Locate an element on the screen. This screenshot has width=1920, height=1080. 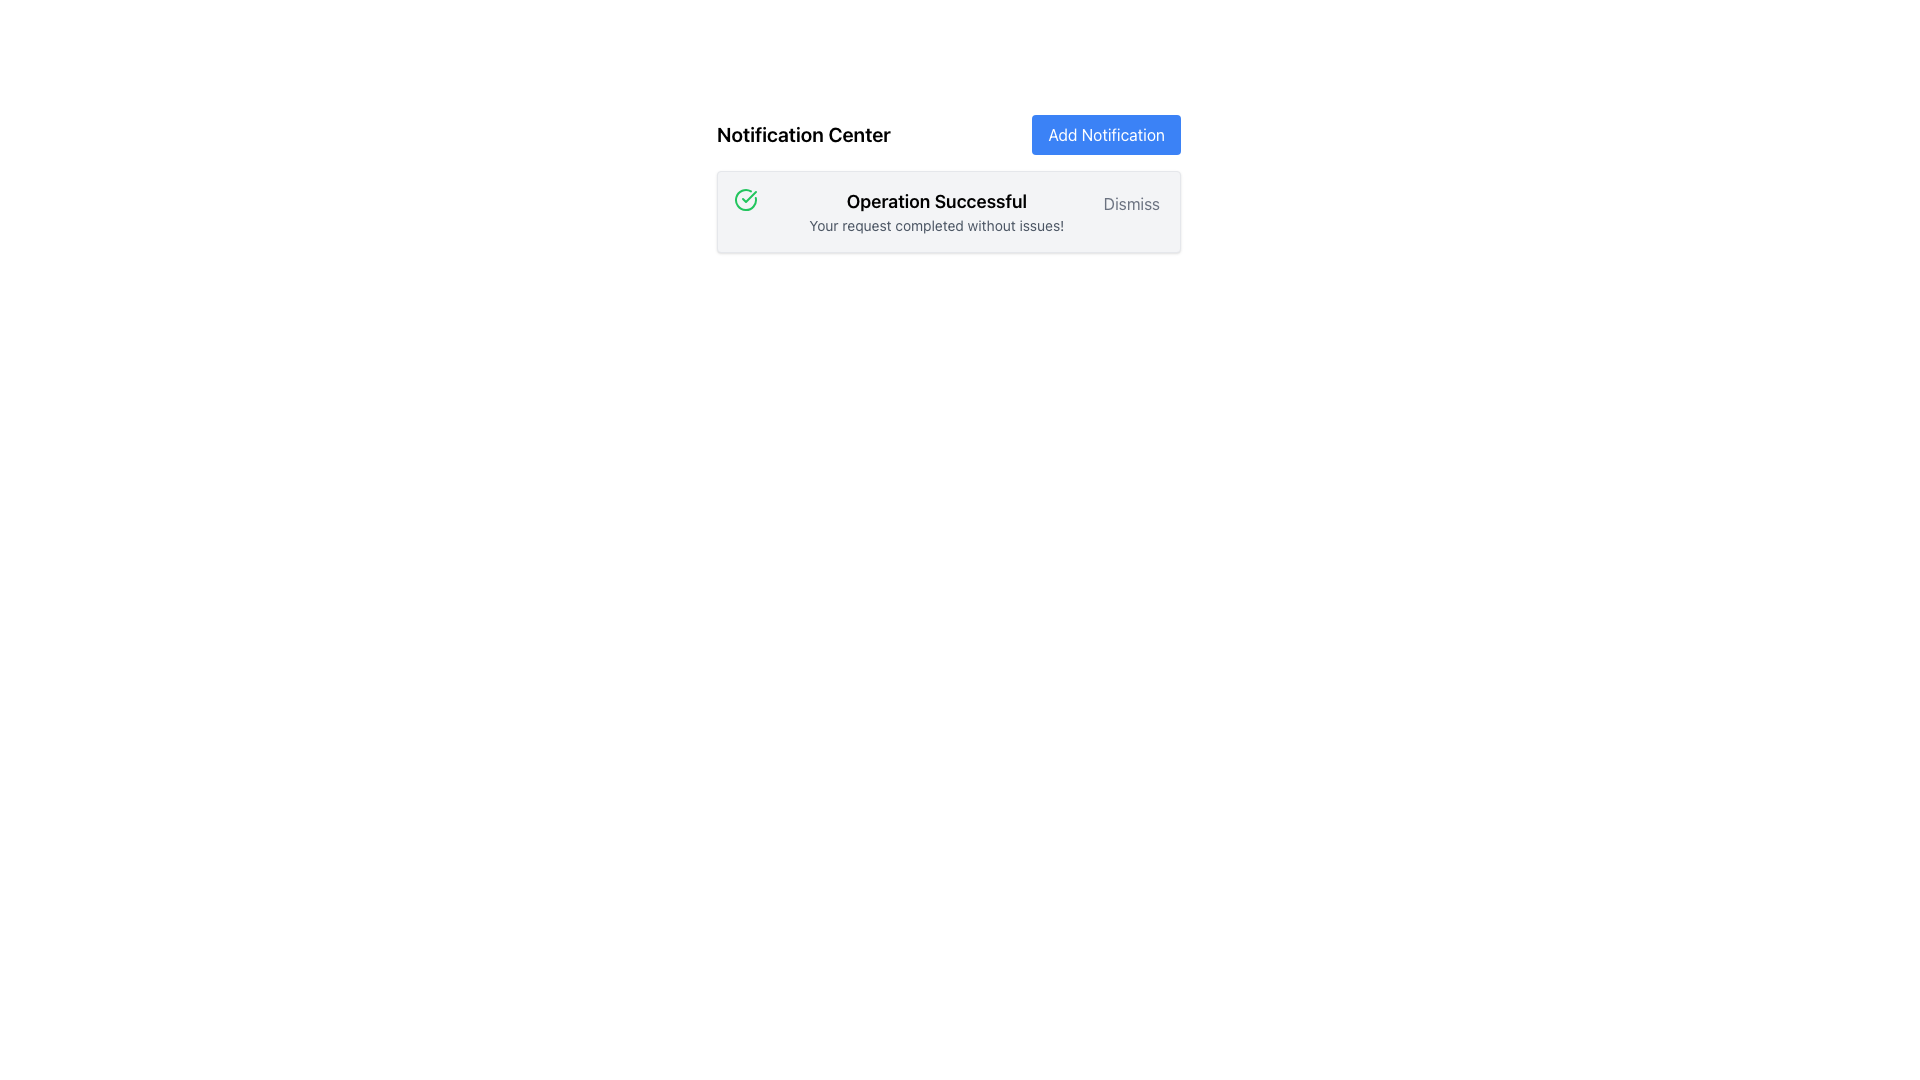
the bold text element that reads 'Operation Successful', prominently displayed at the top of the notification card is located at coordinates (935, 201).